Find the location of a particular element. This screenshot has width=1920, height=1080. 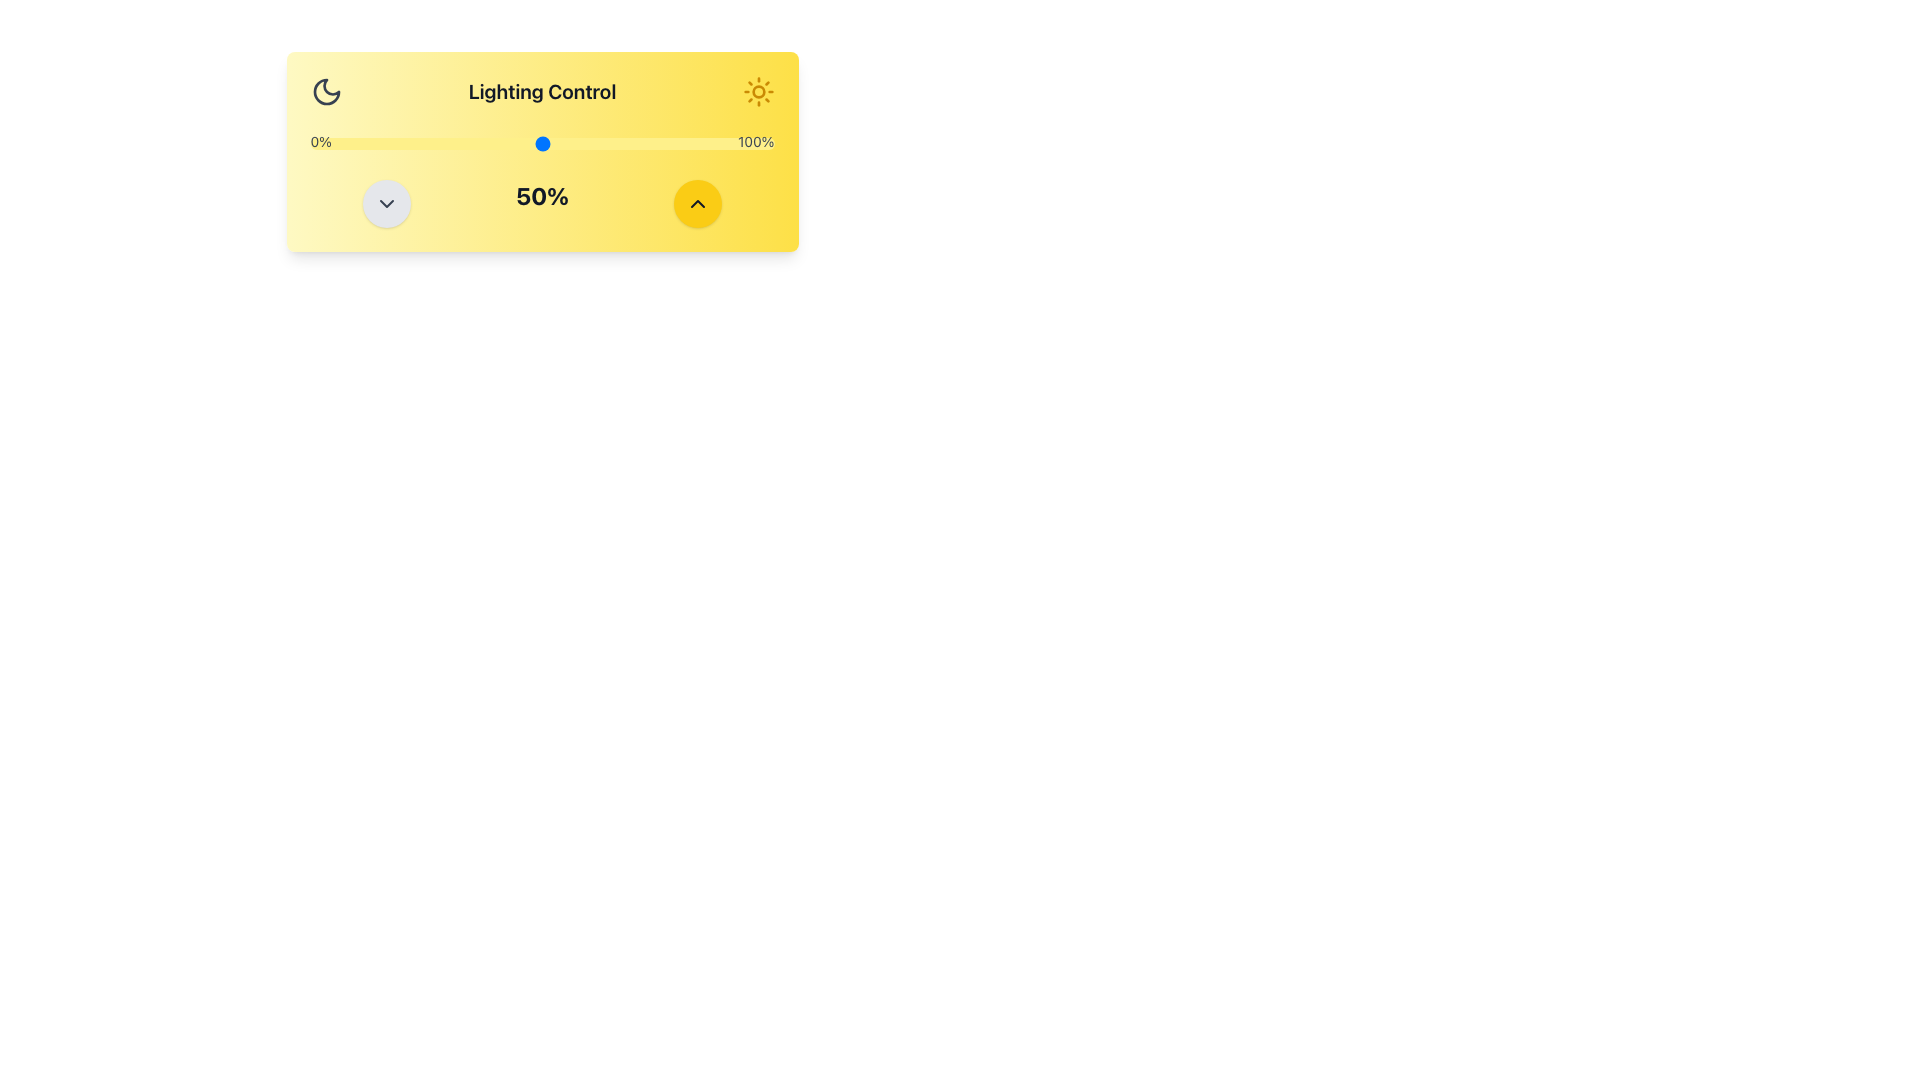

the blue handle of the slider is located at coordinates (542, 142).